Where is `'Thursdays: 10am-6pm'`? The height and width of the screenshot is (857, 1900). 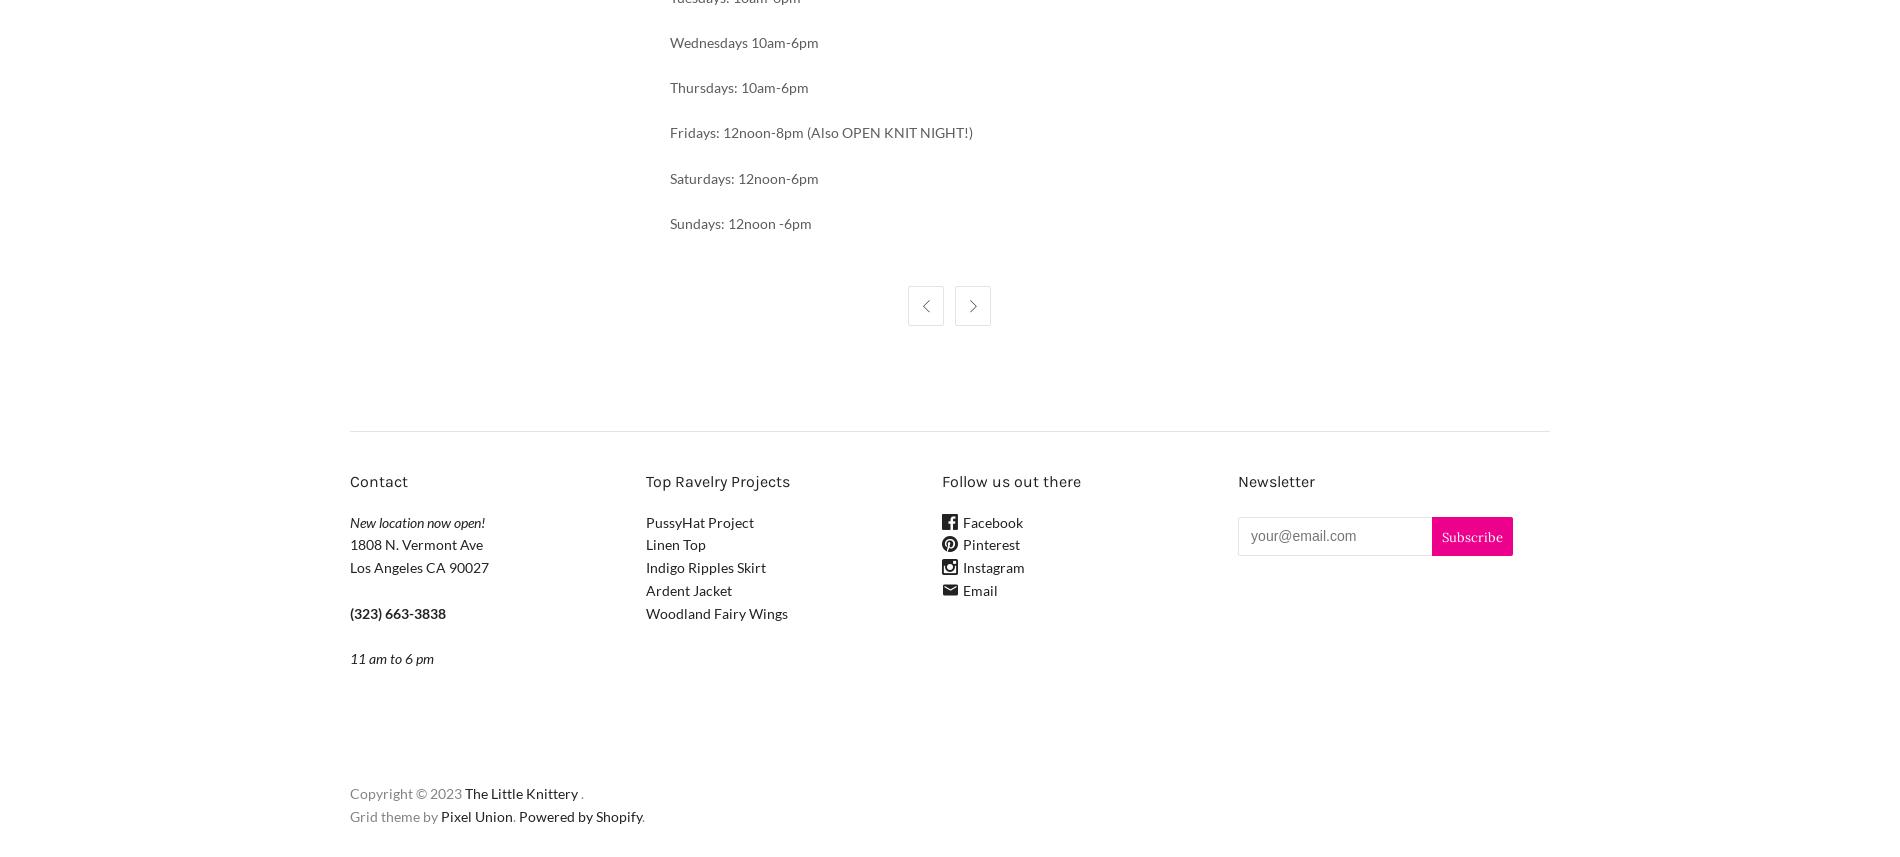 'Thursdays: 10am-6pm' is located at coordinates (737, 87).